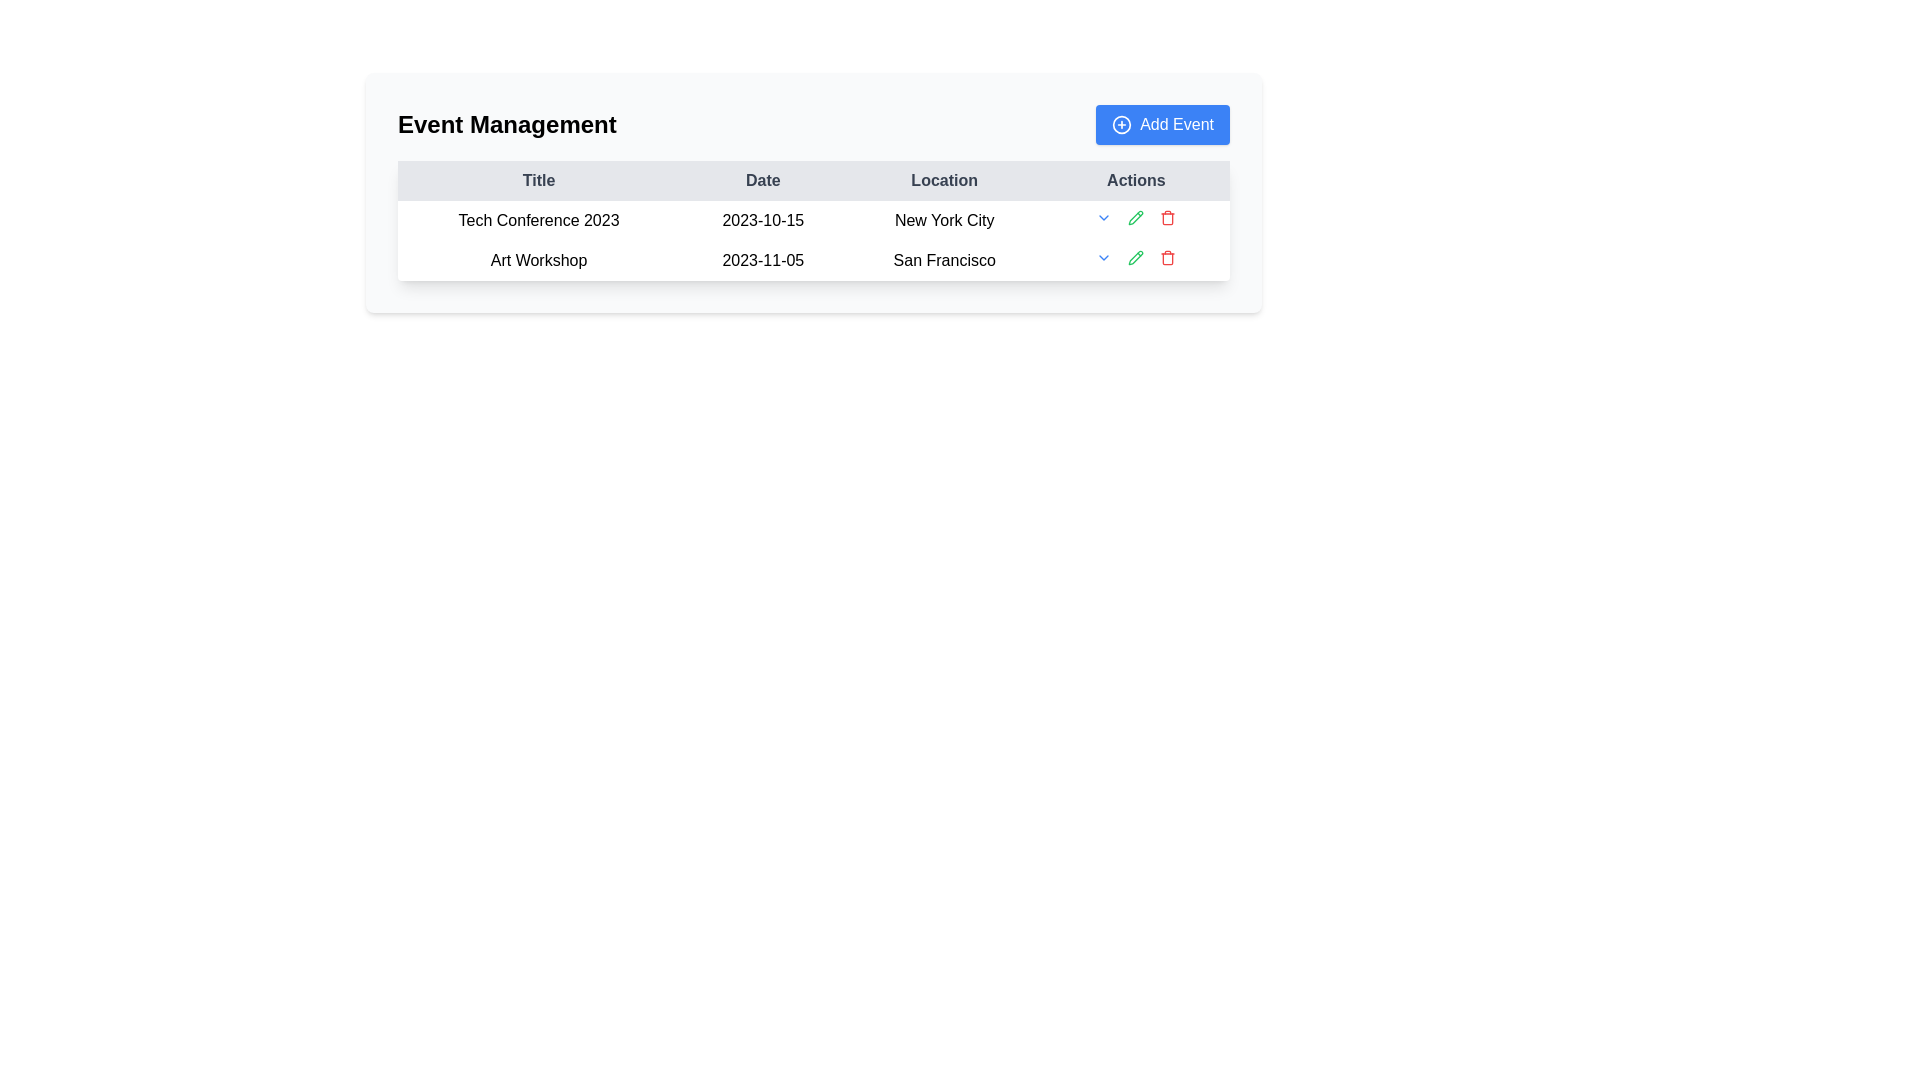  I want to click on the garbage bin icon located in the 'Actions' column of the second row in the 'Event Management' table, so click(1168, 258).